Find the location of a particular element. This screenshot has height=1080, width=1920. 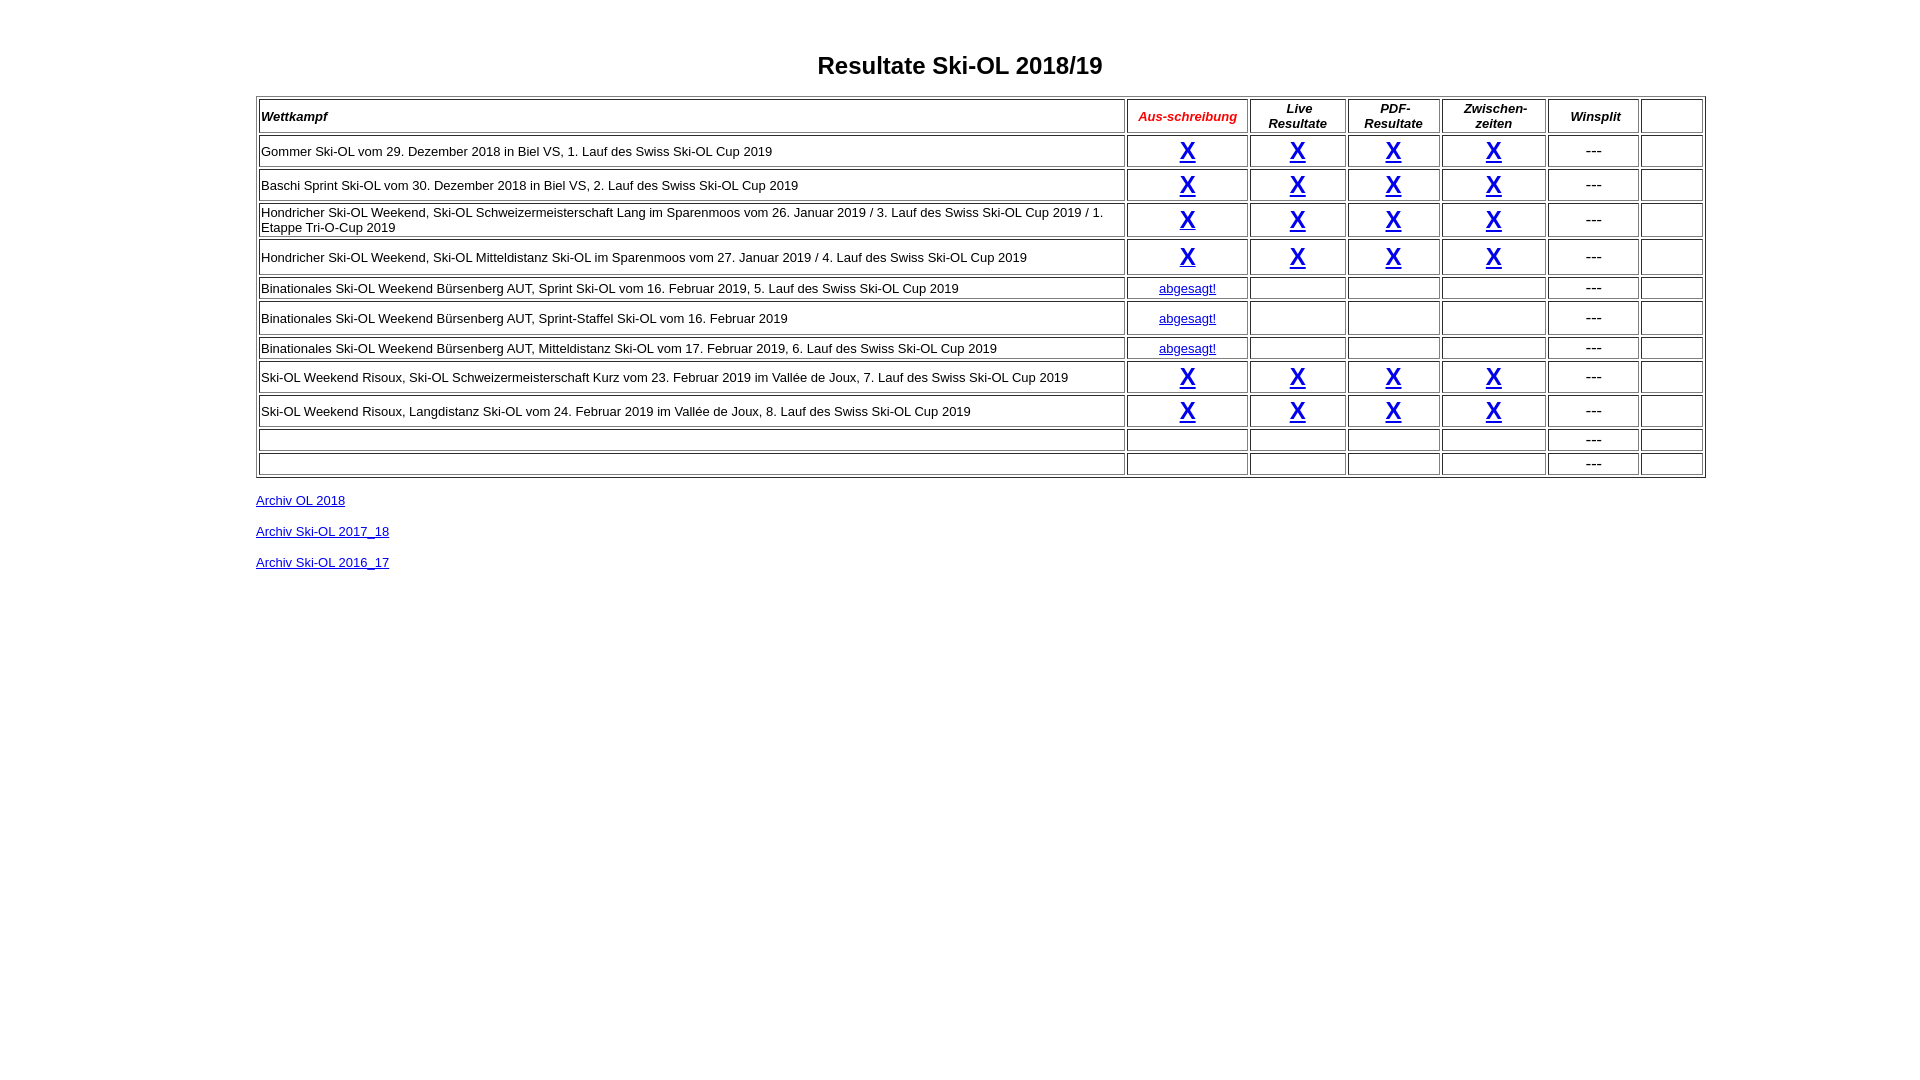

'X' is located at coordinates (1297, 409).